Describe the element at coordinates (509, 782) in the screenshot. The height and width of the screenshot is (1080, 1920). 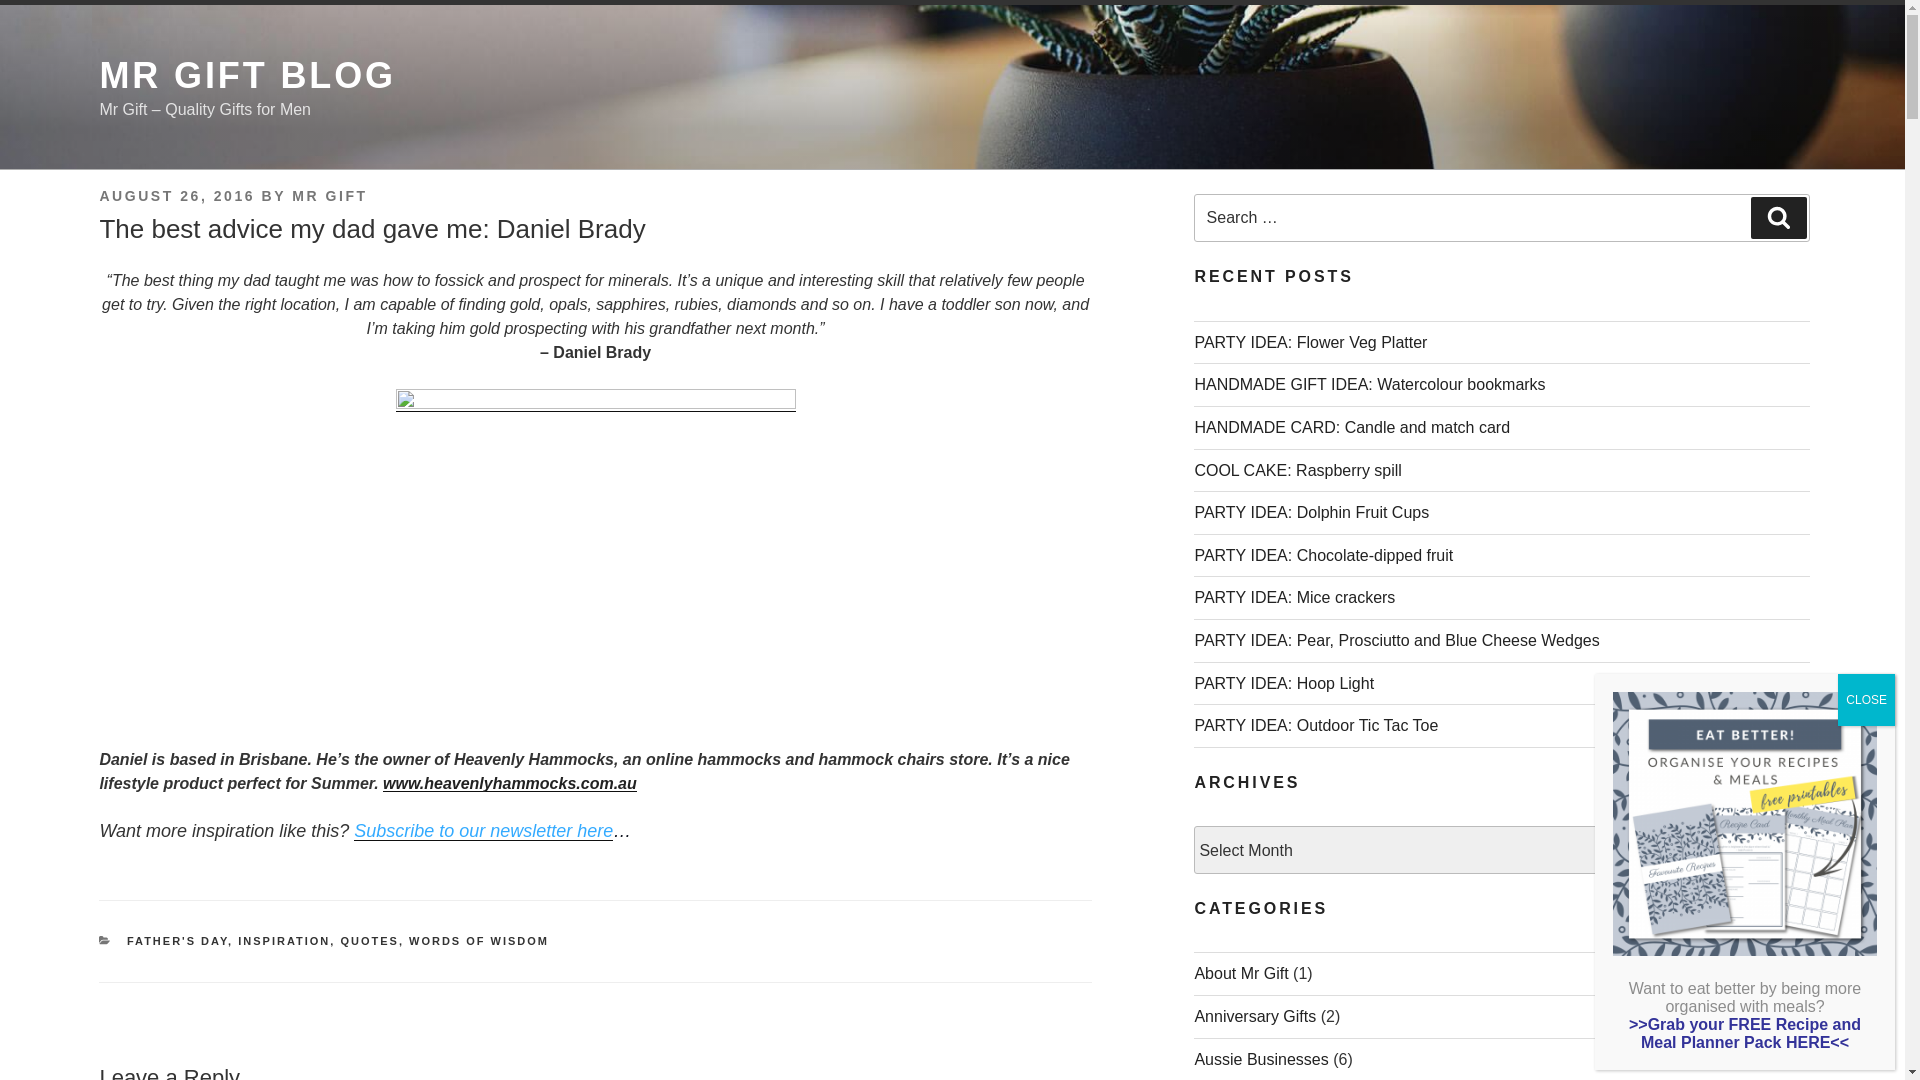
I see `'www.heavenlyhammocks.com.au'` at that location.